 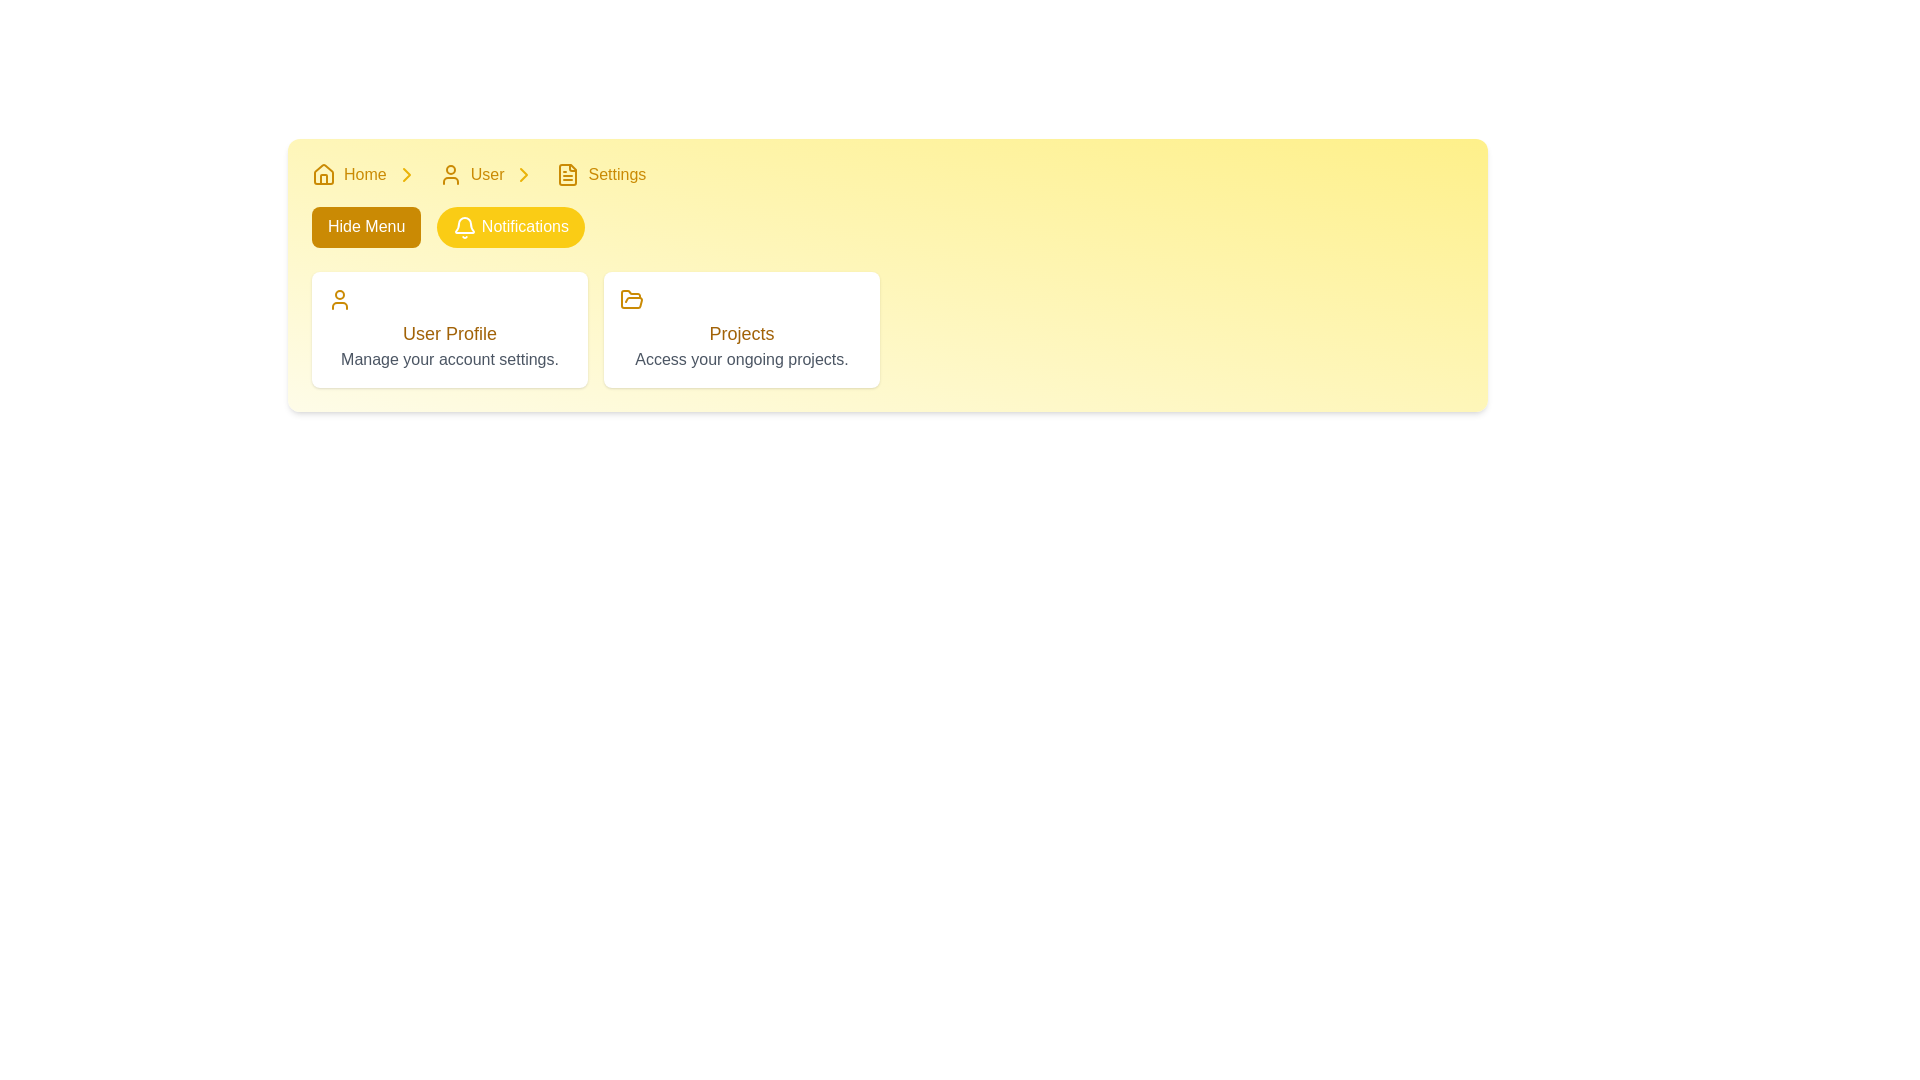 What do you see at coordinates (365, 173) in the screenshot?
I see `text of the Text label indicating the current or default navigation point in the navigation bar, which is positioned at the top left section of the interface` at bounding box center [365, 173].